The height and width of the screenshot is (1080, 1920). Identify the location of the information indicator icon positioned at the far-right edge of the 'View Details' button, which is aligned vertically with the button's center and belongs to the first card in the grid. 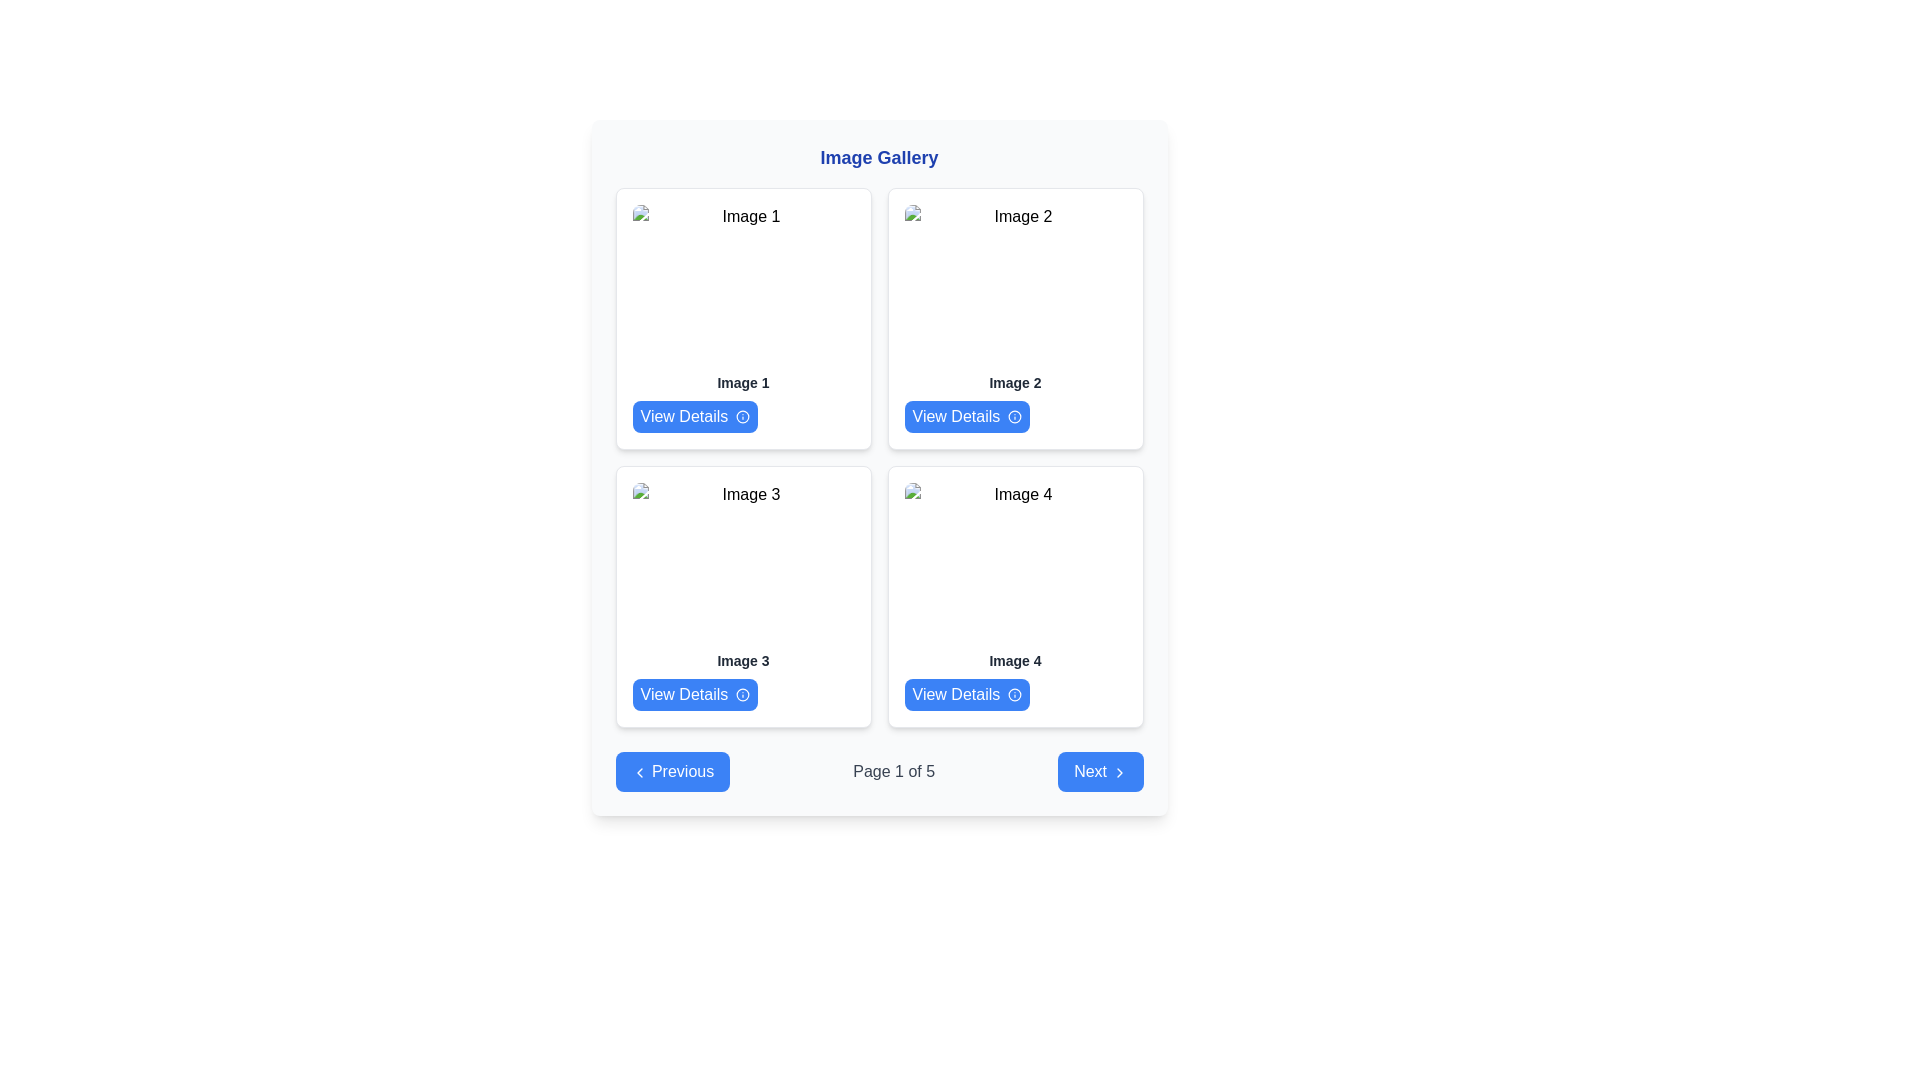
(742, 415).